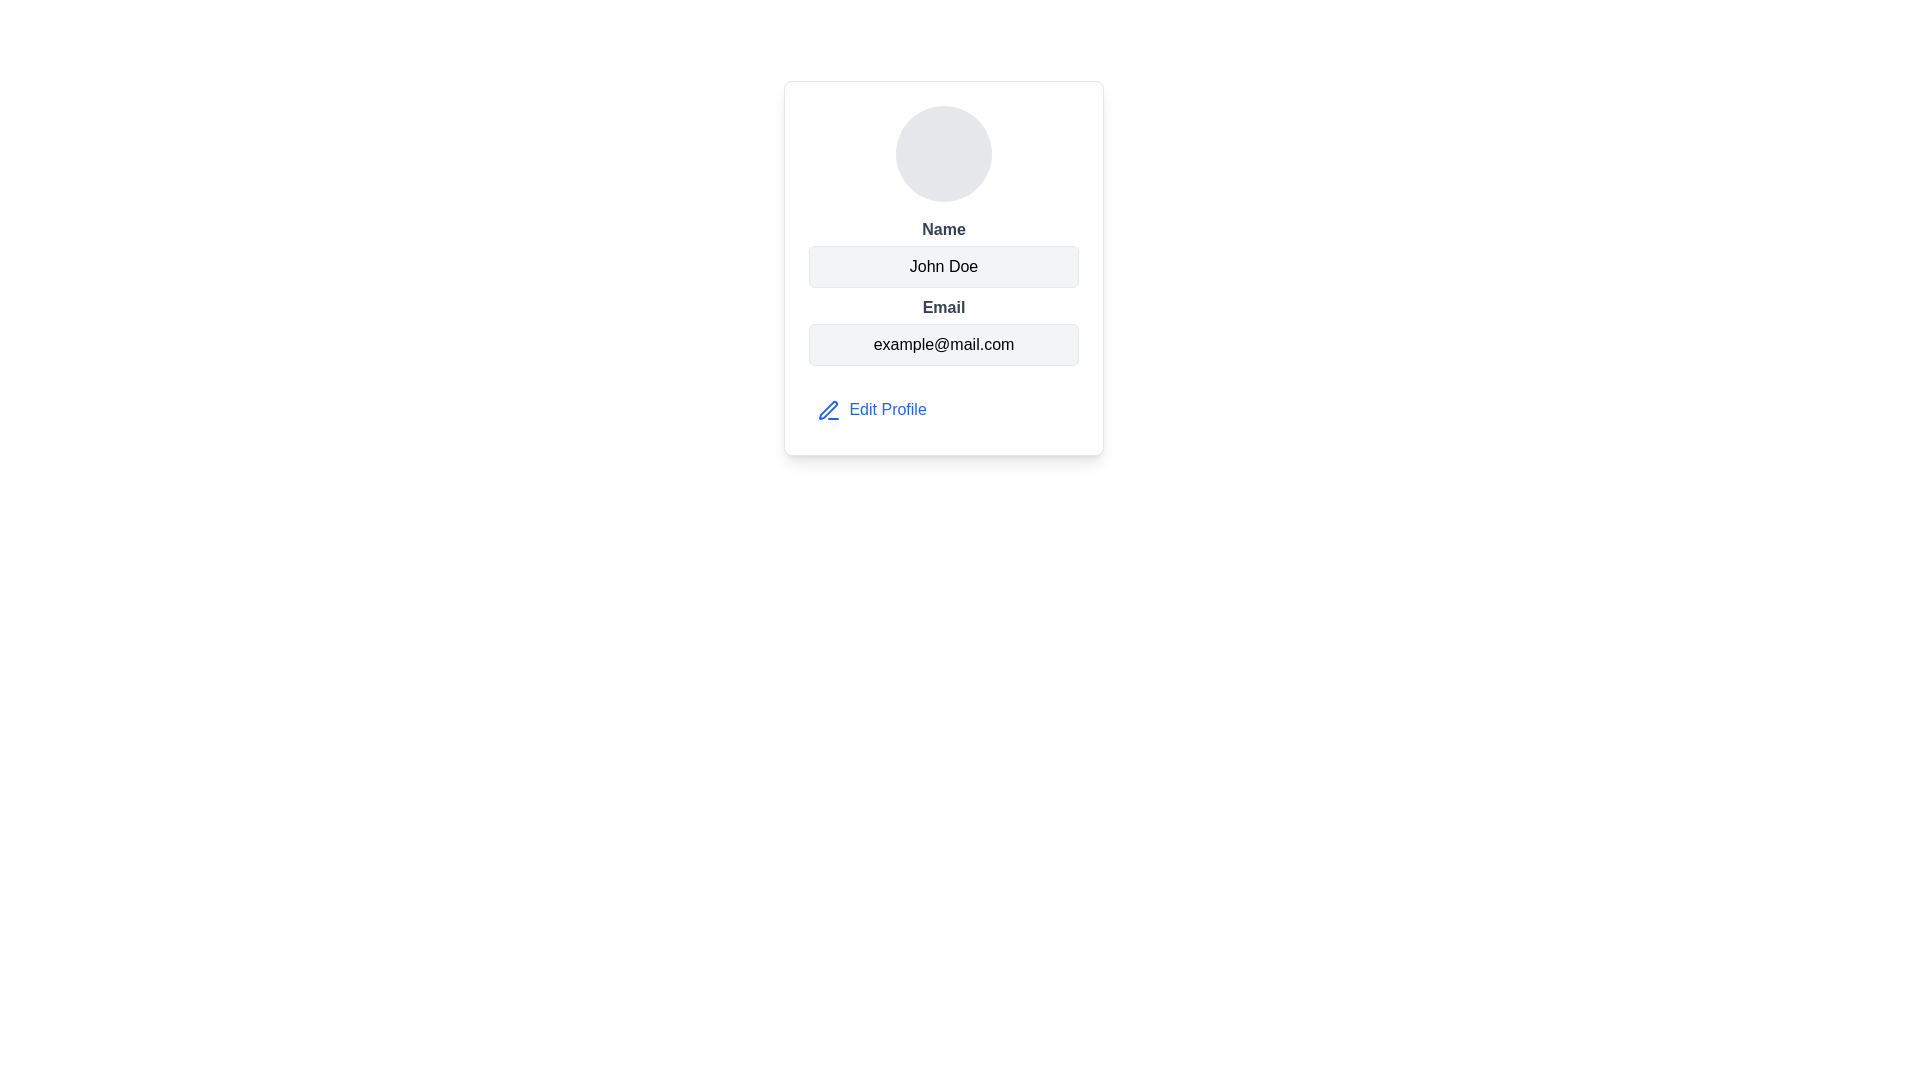  Describe the element at coordinates (943, 229) in the screenshot. I see `the static text label indicating the field for the subsequent text block displaying 'John Doe'` at that location.